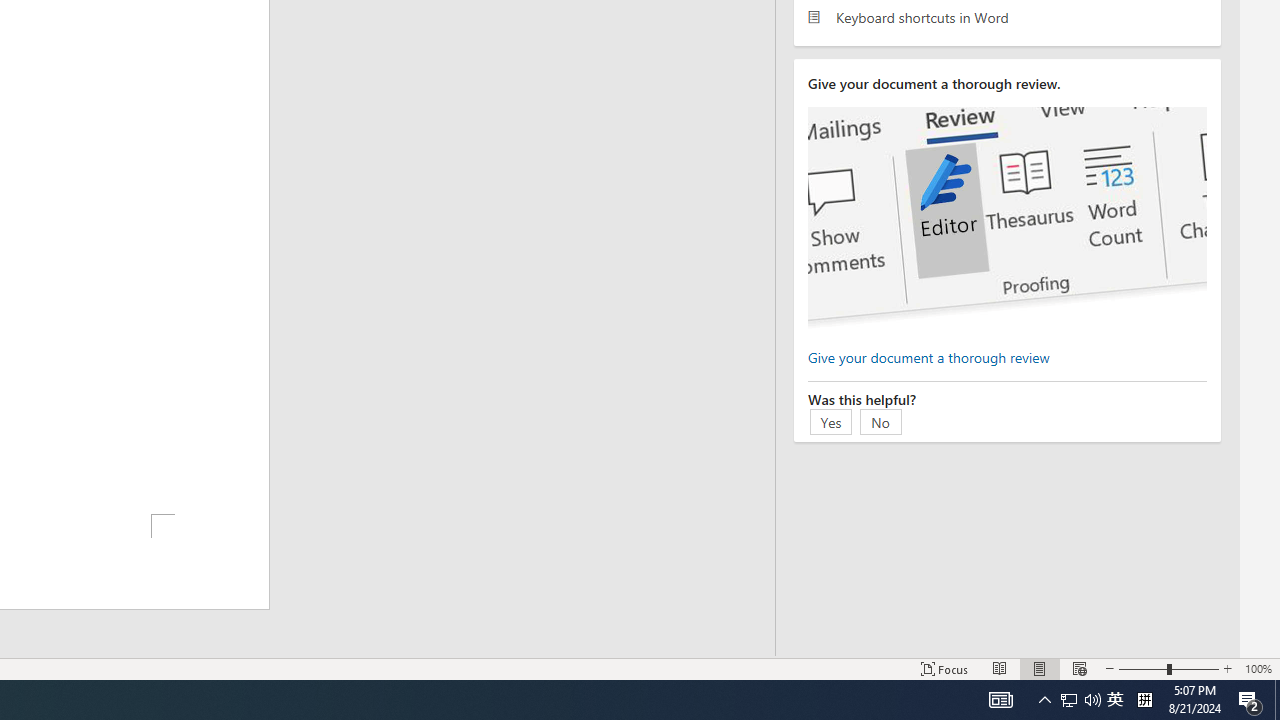 This screenshot has width=1280, height=720. Describe the element at coordinates (880, 420) in the screenshot. I see `'No'` at that location.